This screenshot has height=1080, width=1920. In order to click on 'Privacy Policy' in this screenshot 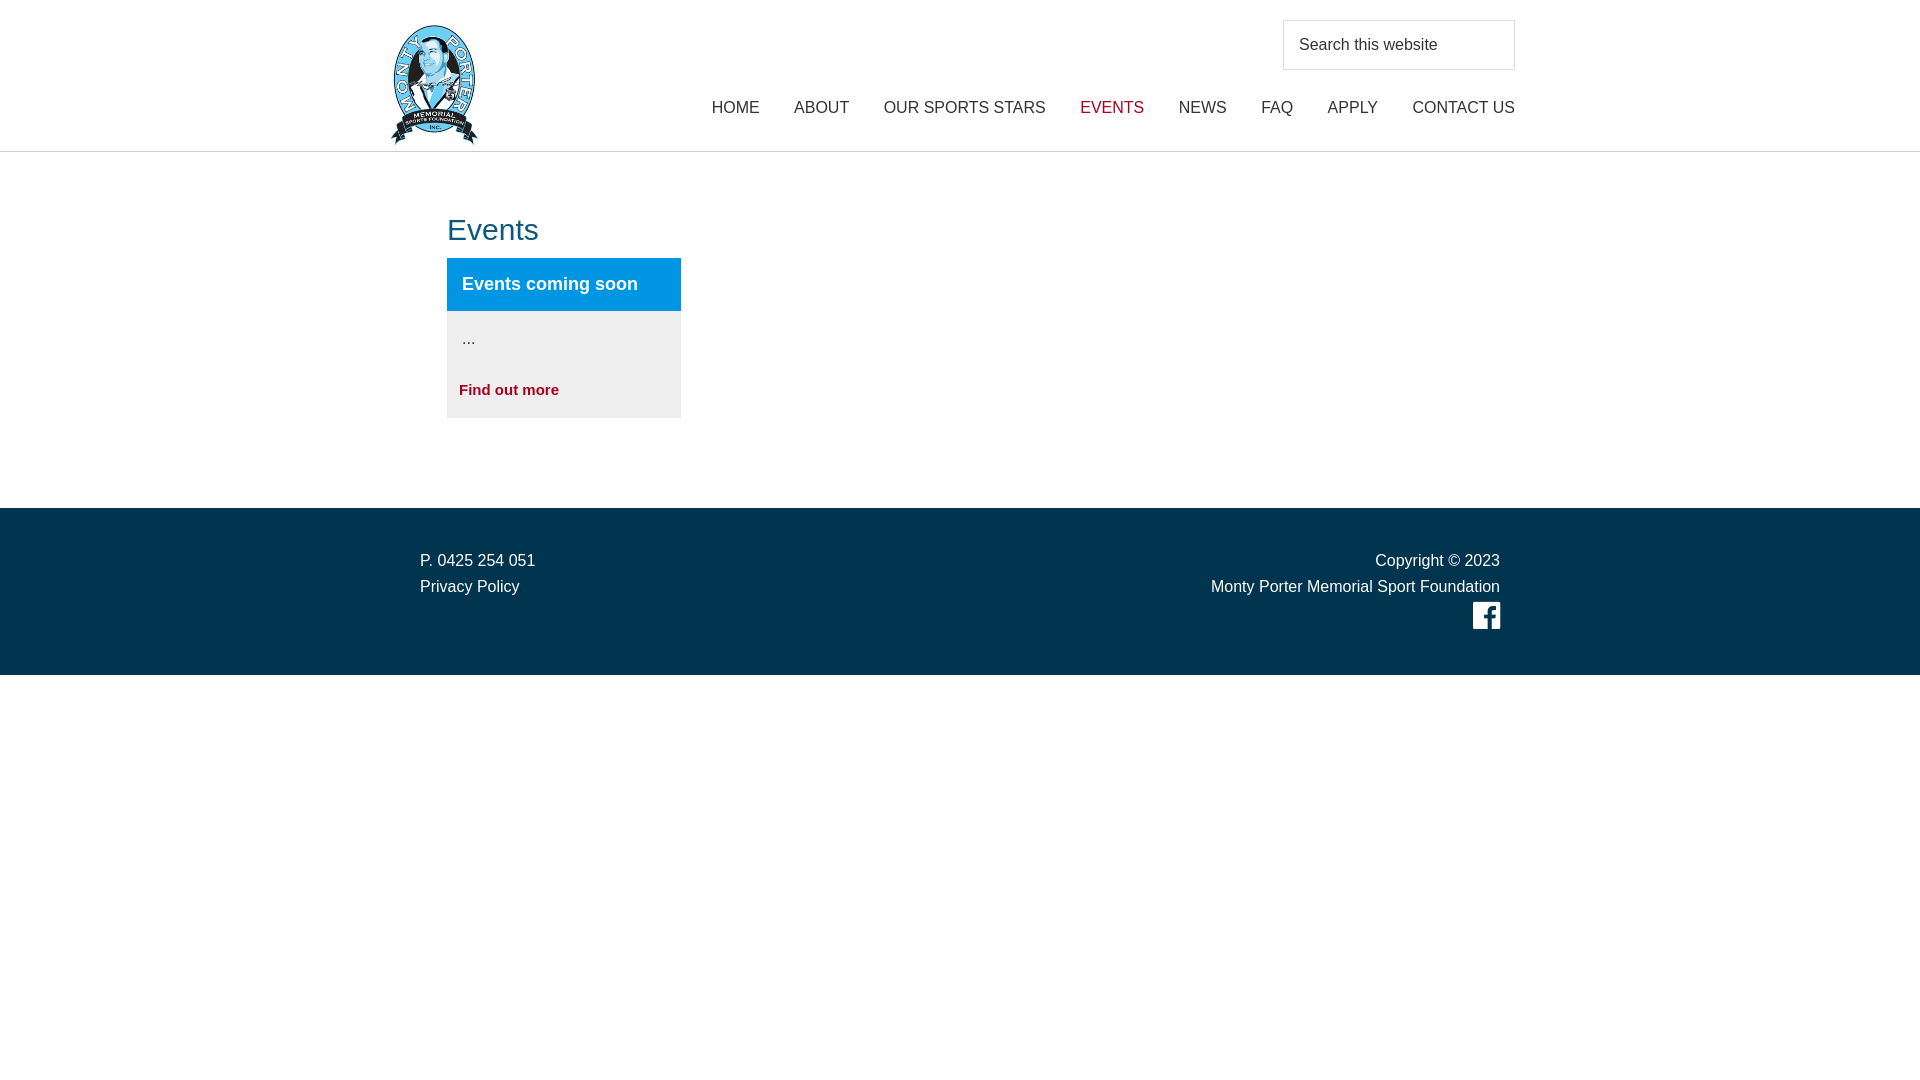, I will do `click(469, 585)`.